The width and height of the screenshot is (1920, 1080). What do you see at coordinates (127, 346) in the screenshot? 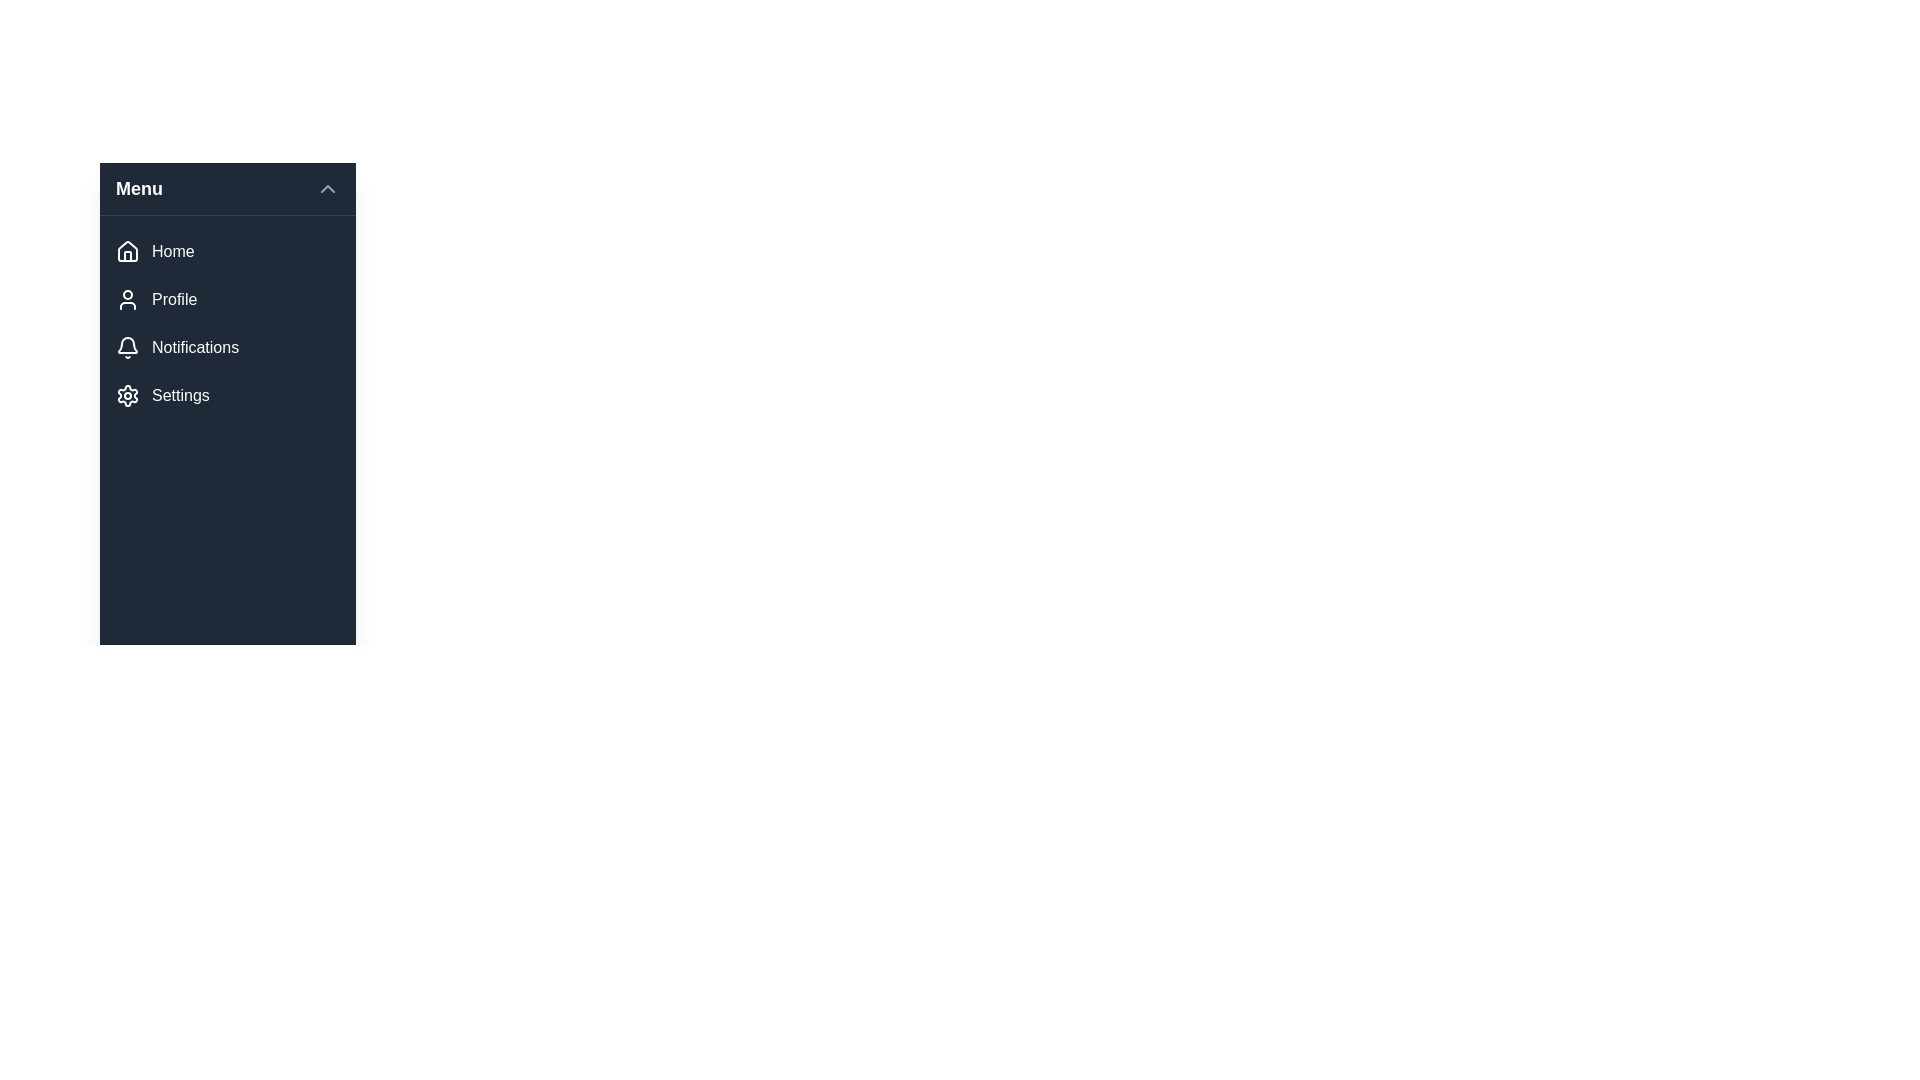
I see `the bell icon representing notifications located in the left sidebar menu under the 'Notifications' option` at bounding box center [127, 346].